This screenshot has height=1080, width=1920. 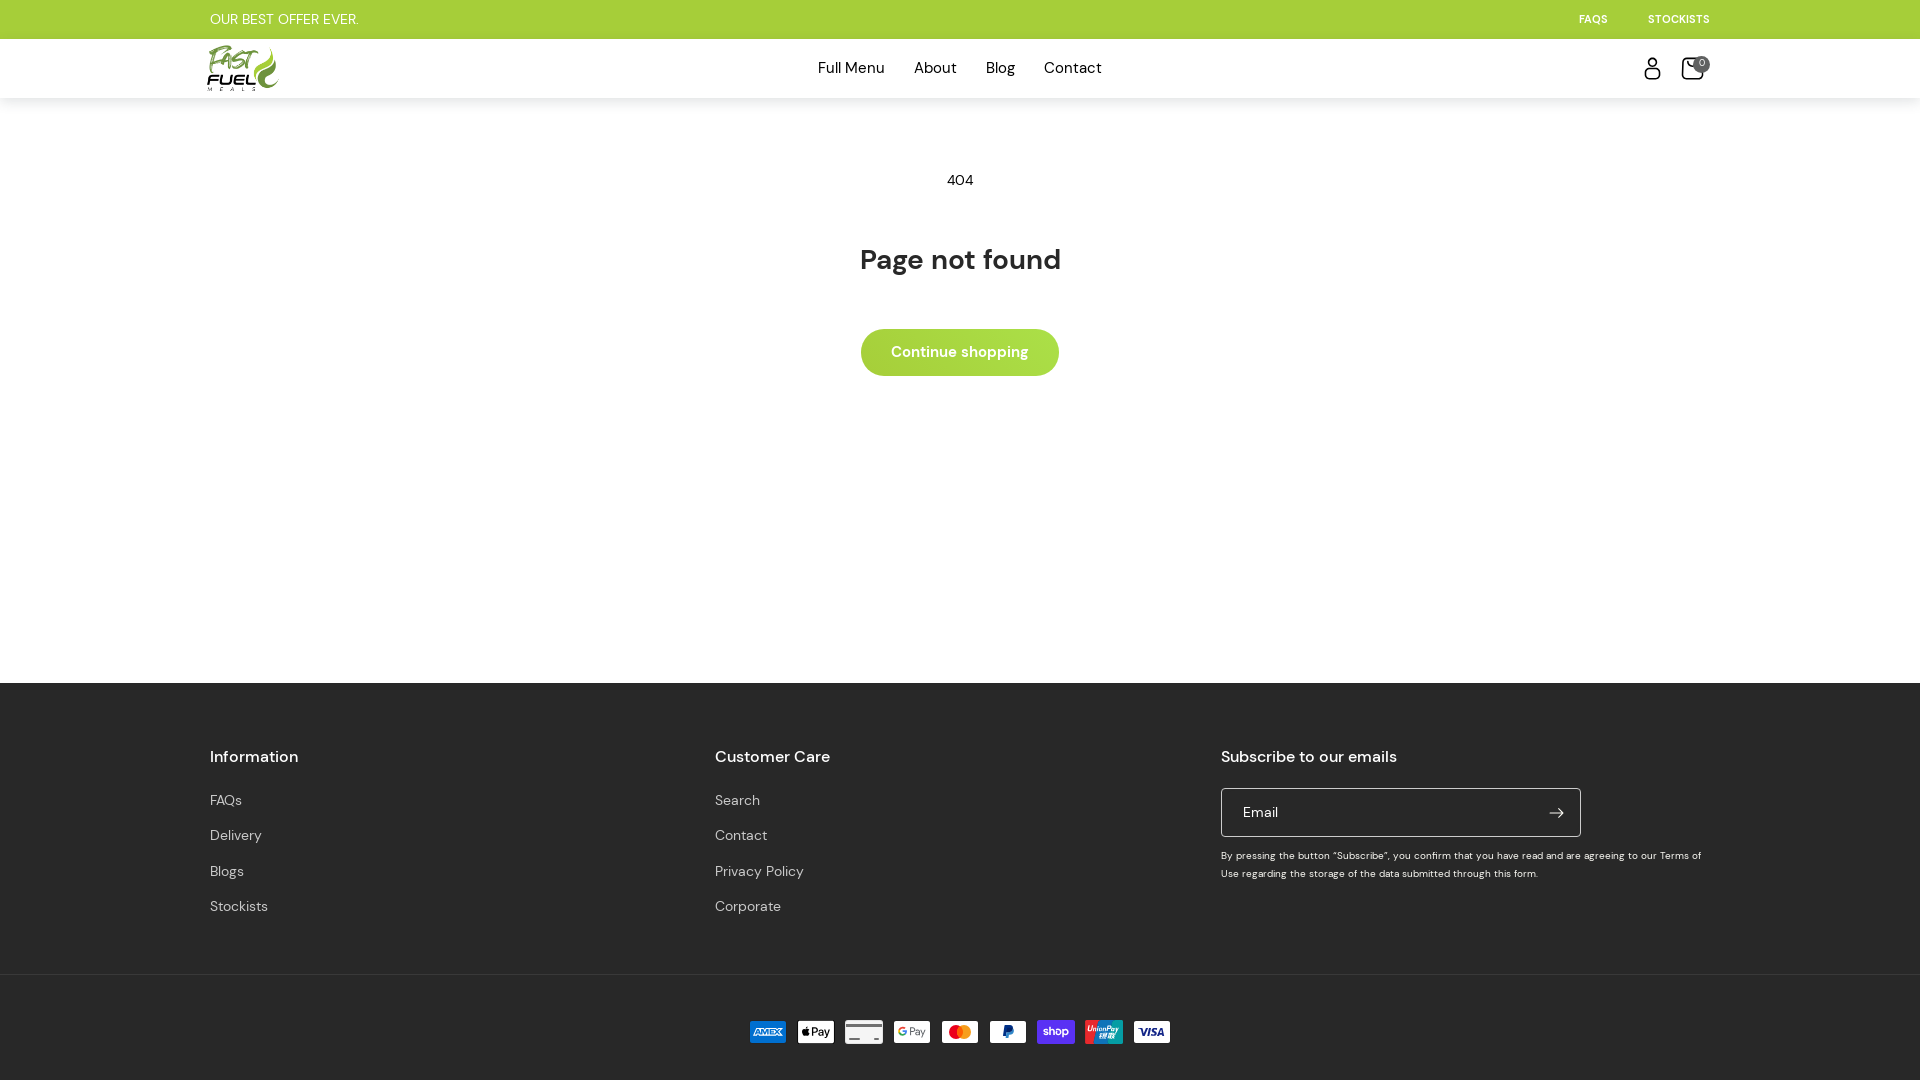 What do you see at coordinates (226, 870) in the screenshot?
I see `'Blogs'` at bounding box center [226, 870].